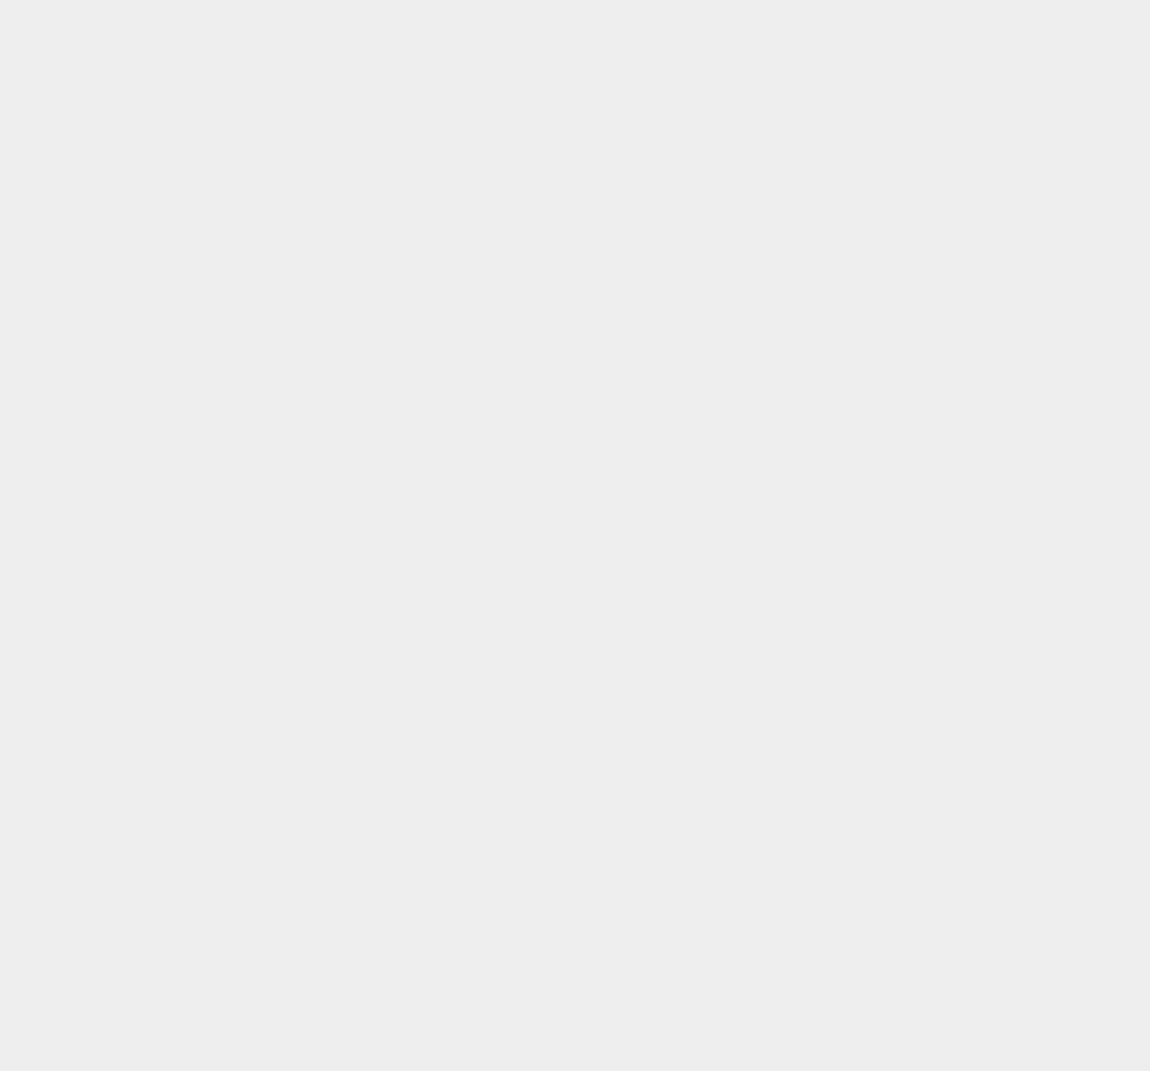 The width and height of the screenshot is (1150, 1071). What do you see at coordinates (854, 1006) in the screenshot?
I see `'Windows Live'` at bounding box center [854, 1006].